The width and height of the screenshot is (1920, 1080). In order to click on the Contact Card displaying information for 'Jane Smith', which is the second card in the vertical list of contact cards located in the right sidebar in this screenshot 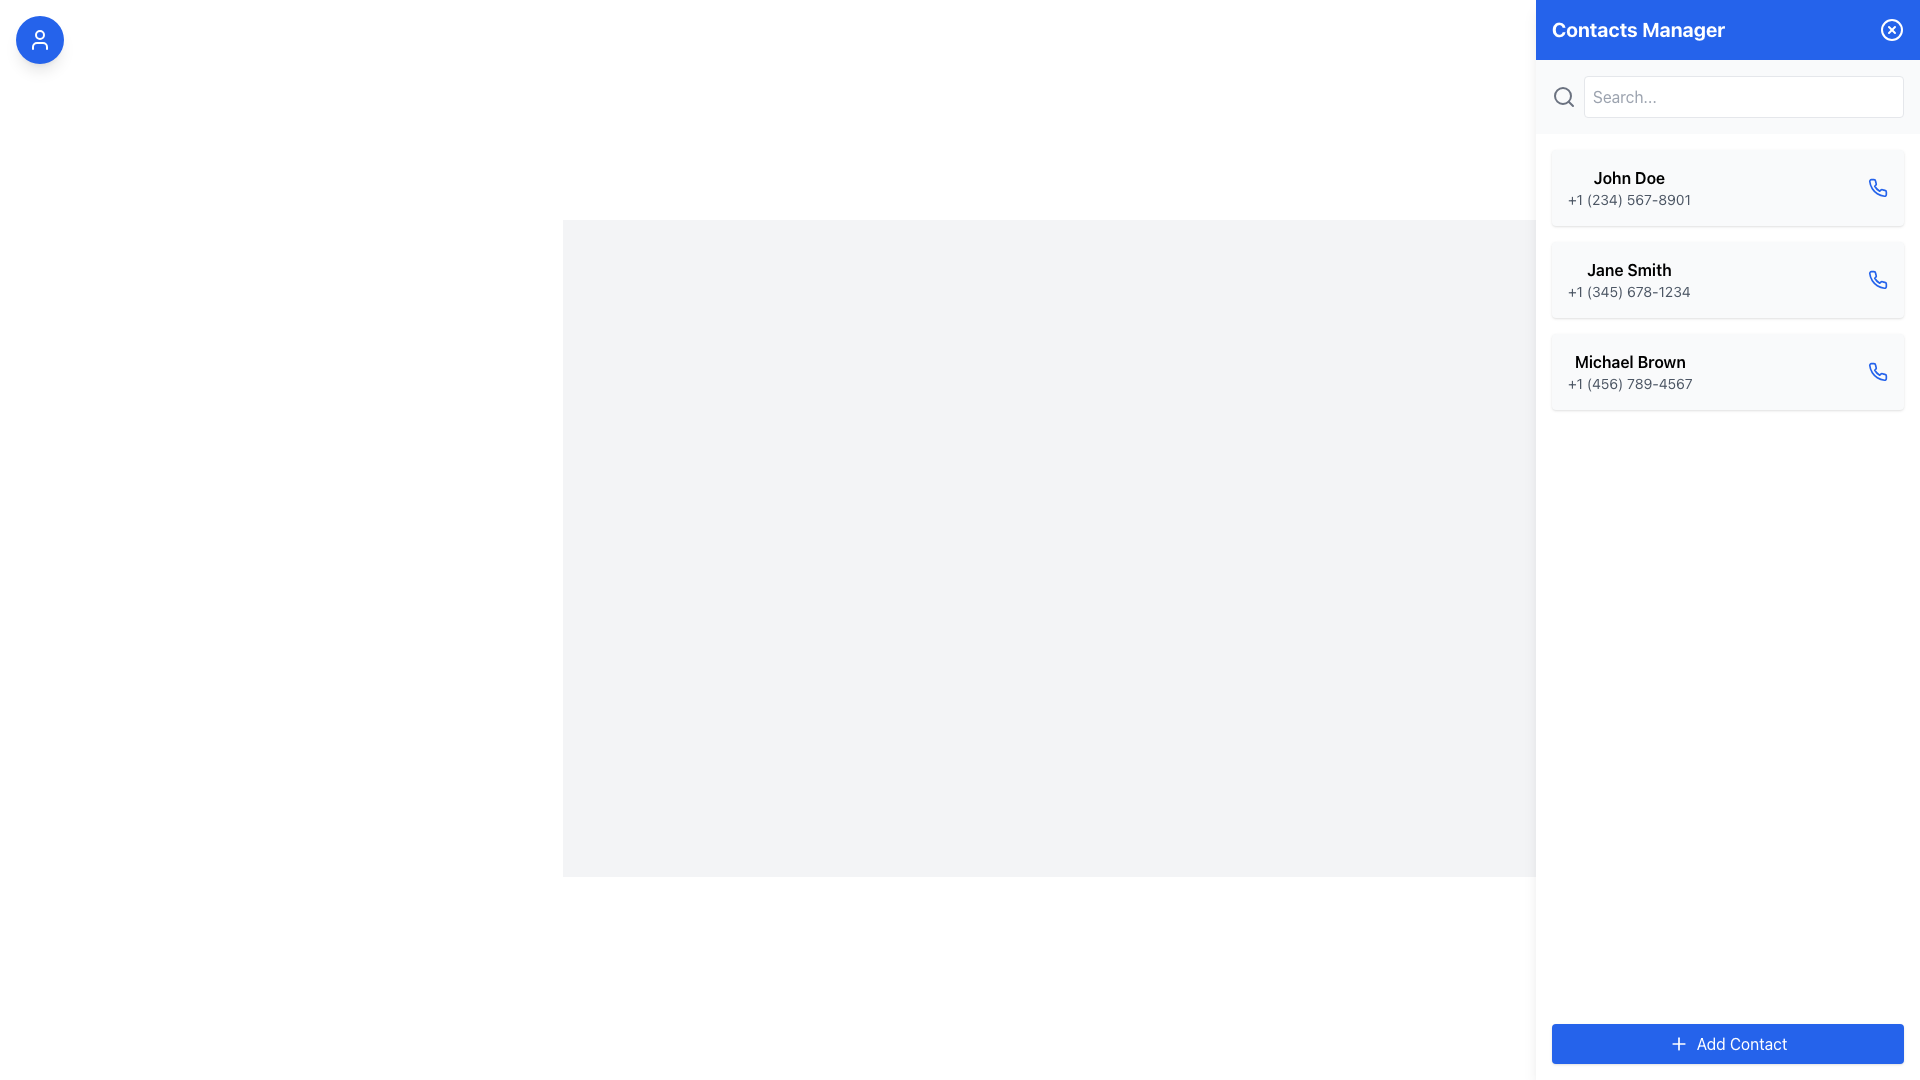, I will do `click(1727, 280)`.